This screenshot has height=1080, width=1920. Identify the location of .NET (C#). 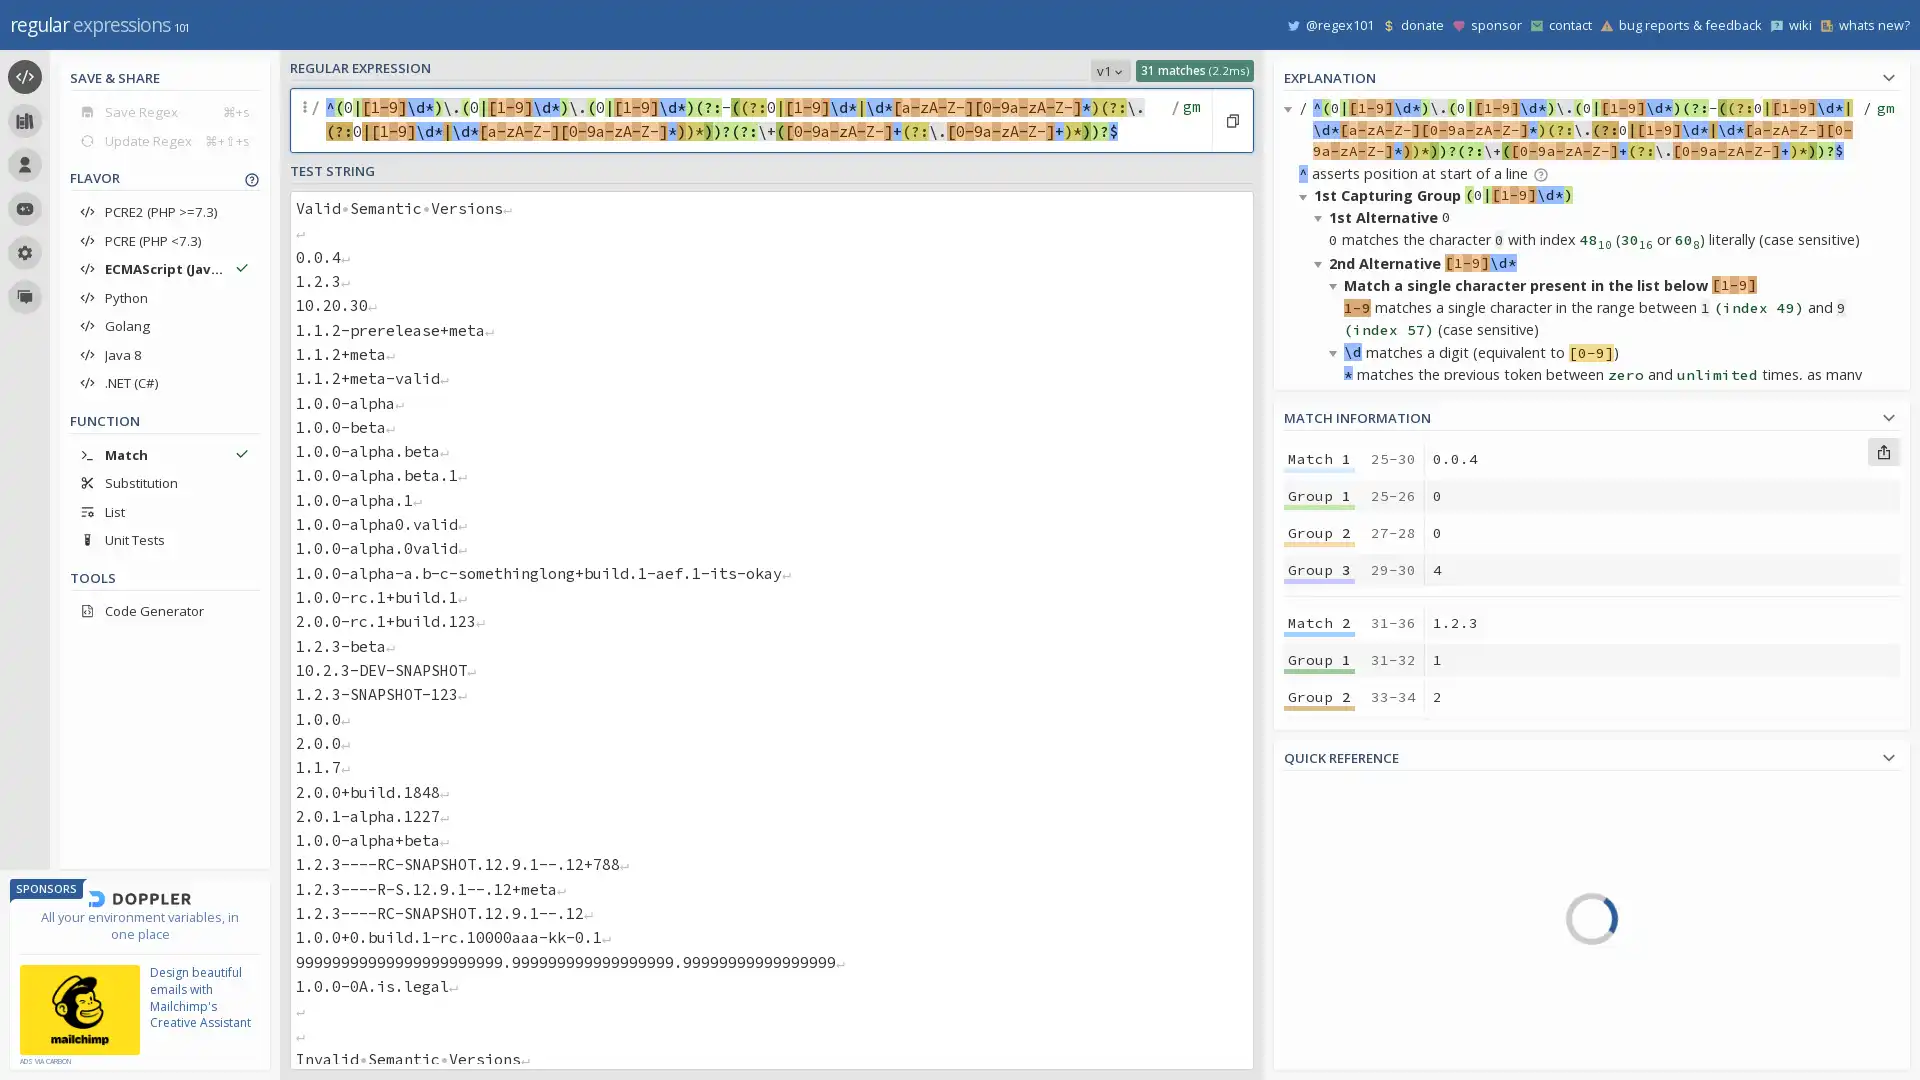
(164, 382).